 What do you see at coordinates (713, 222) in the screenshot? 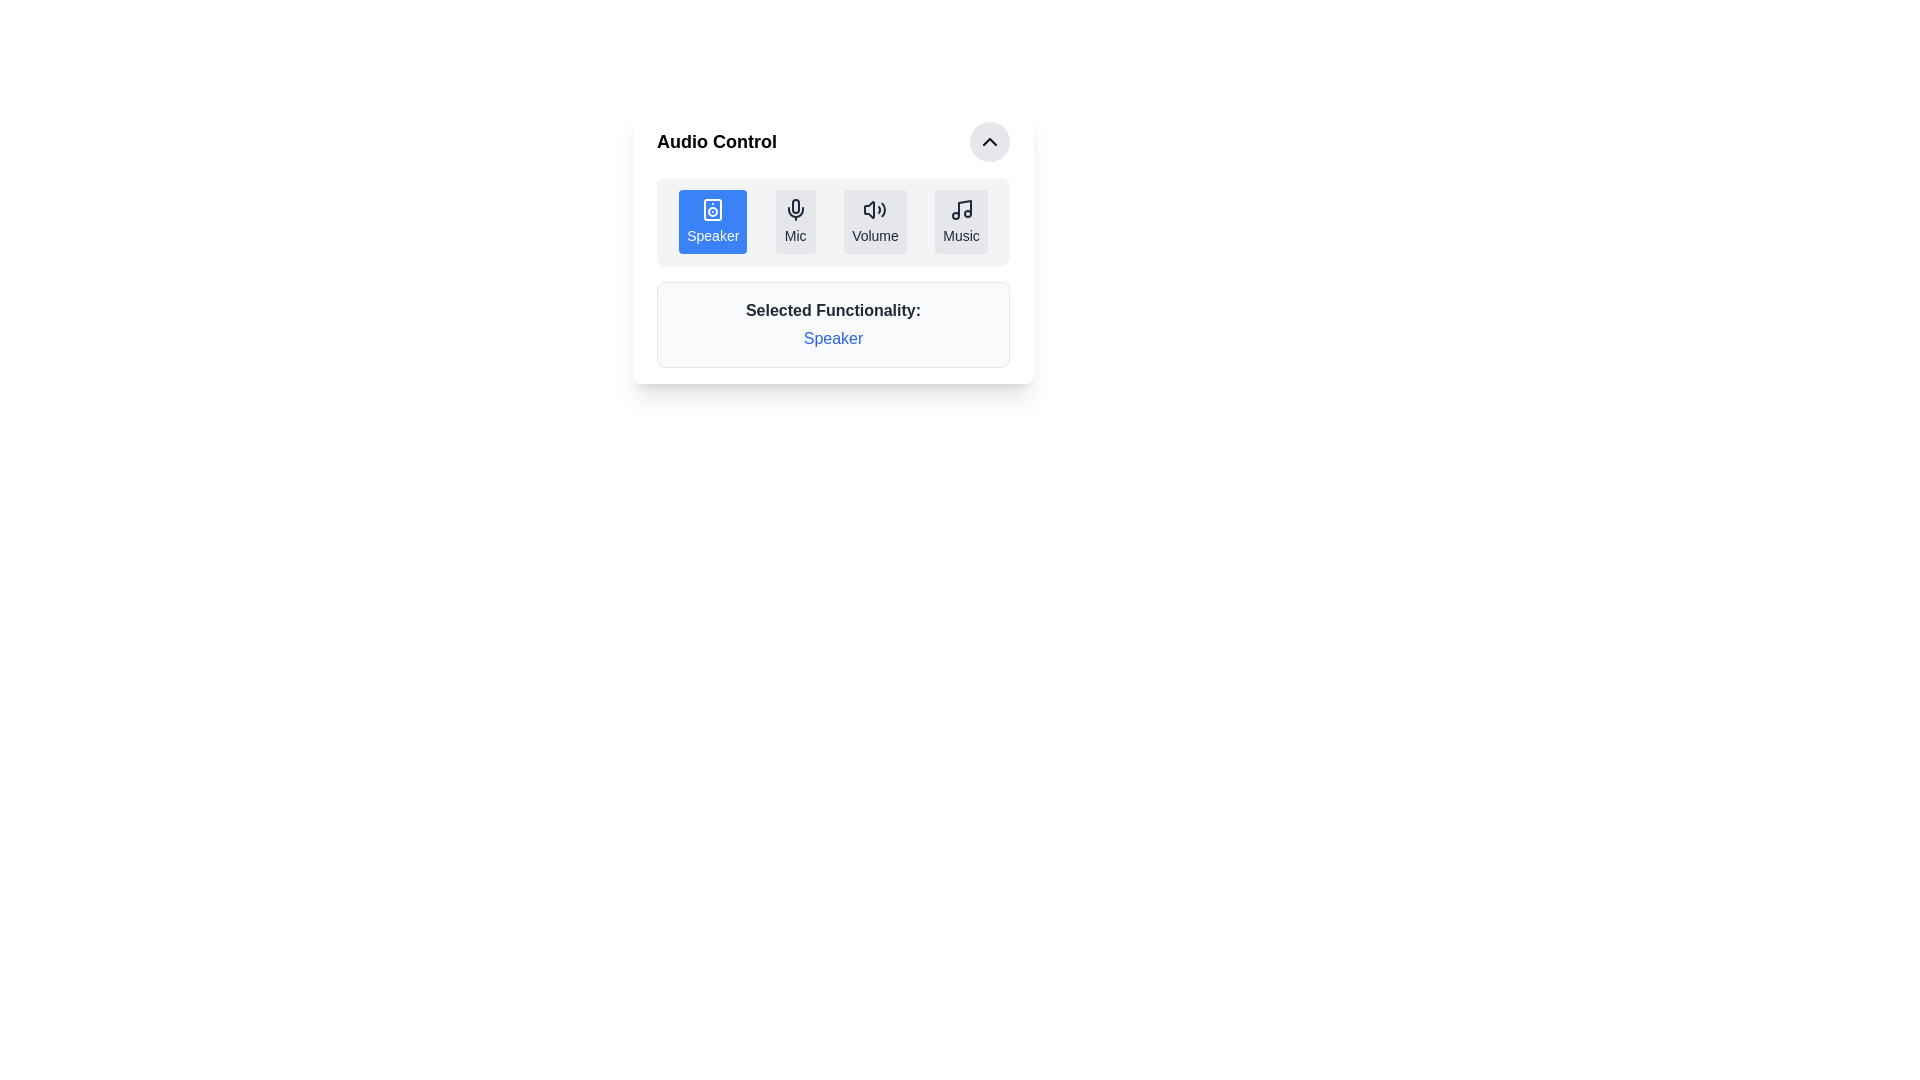
I see `the 'Speaker' button, which is a blue rectangular button with rounded corners displaying white text and a speaker icon, located at the top center of the audio control interface` at bounding box center [713, 222].